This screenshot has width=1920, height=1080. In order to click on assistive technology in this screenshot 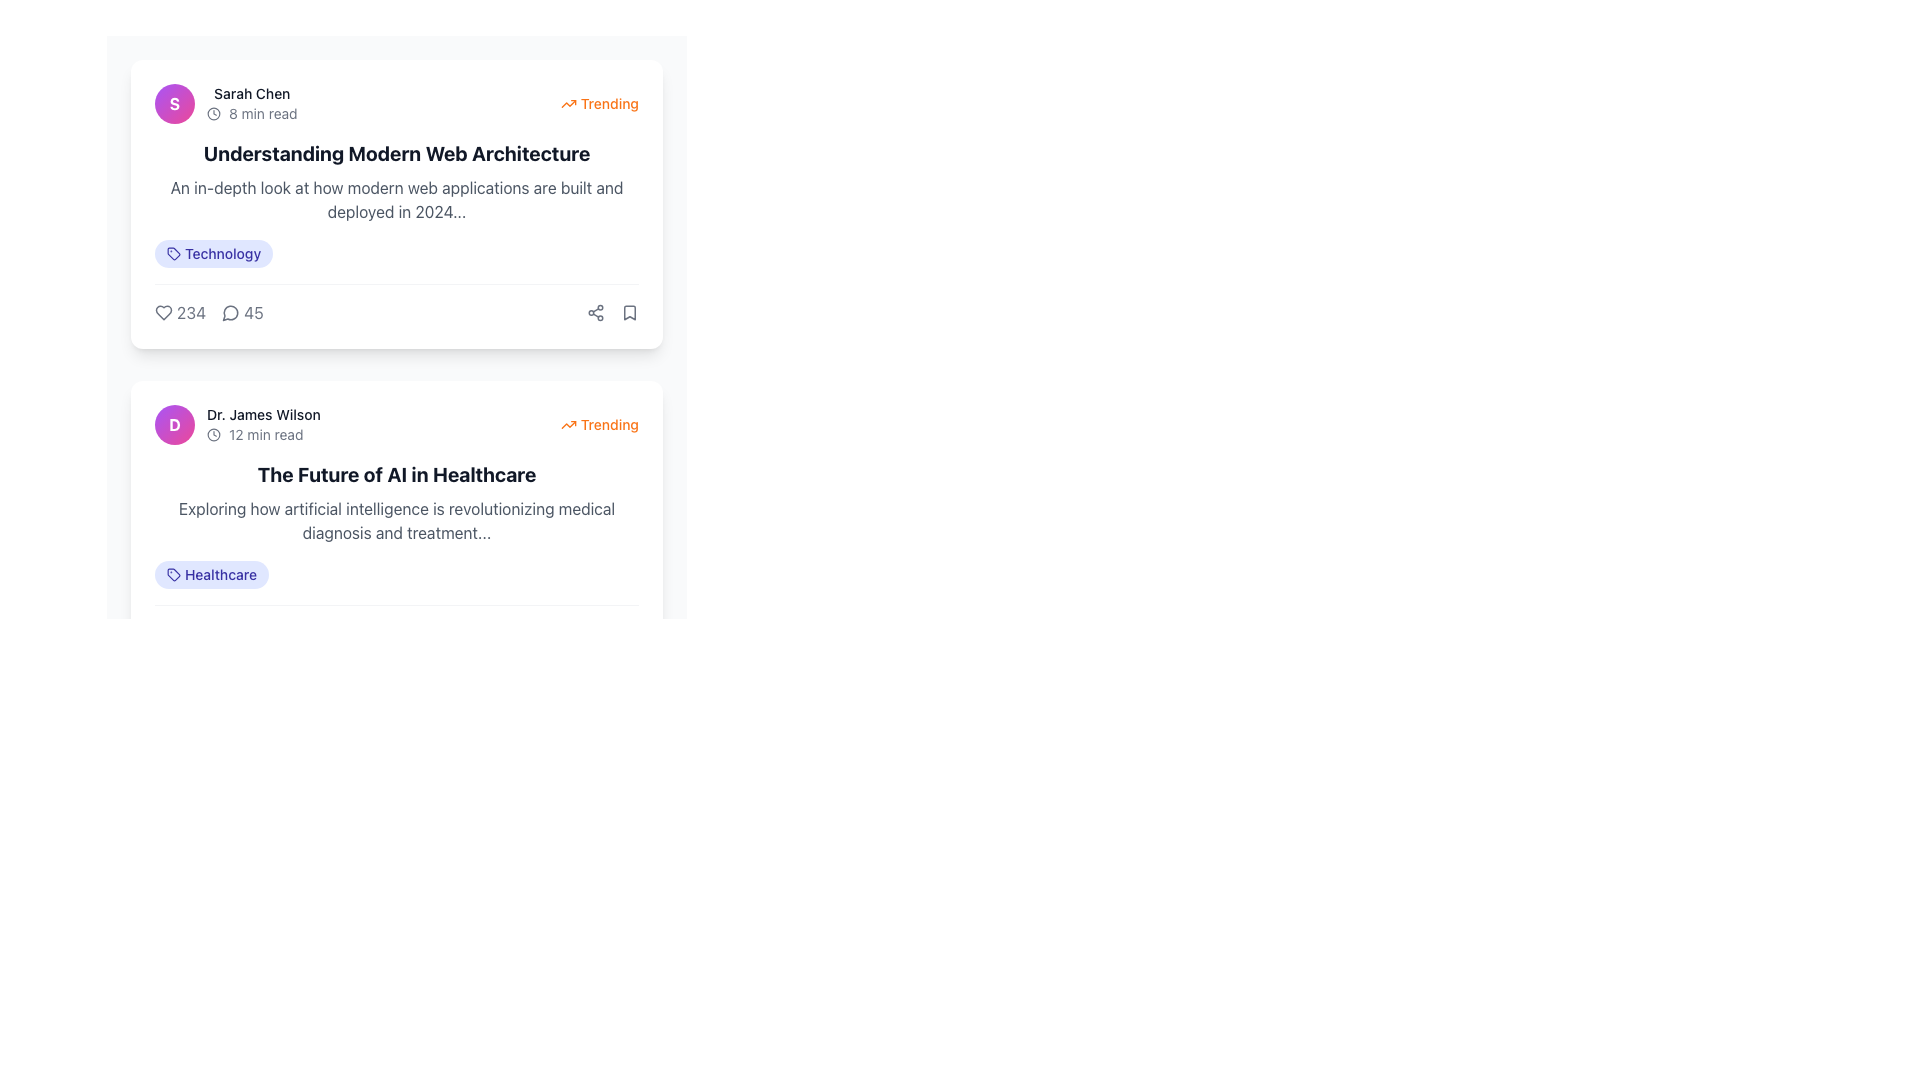, I will do `click(251, 114)`.